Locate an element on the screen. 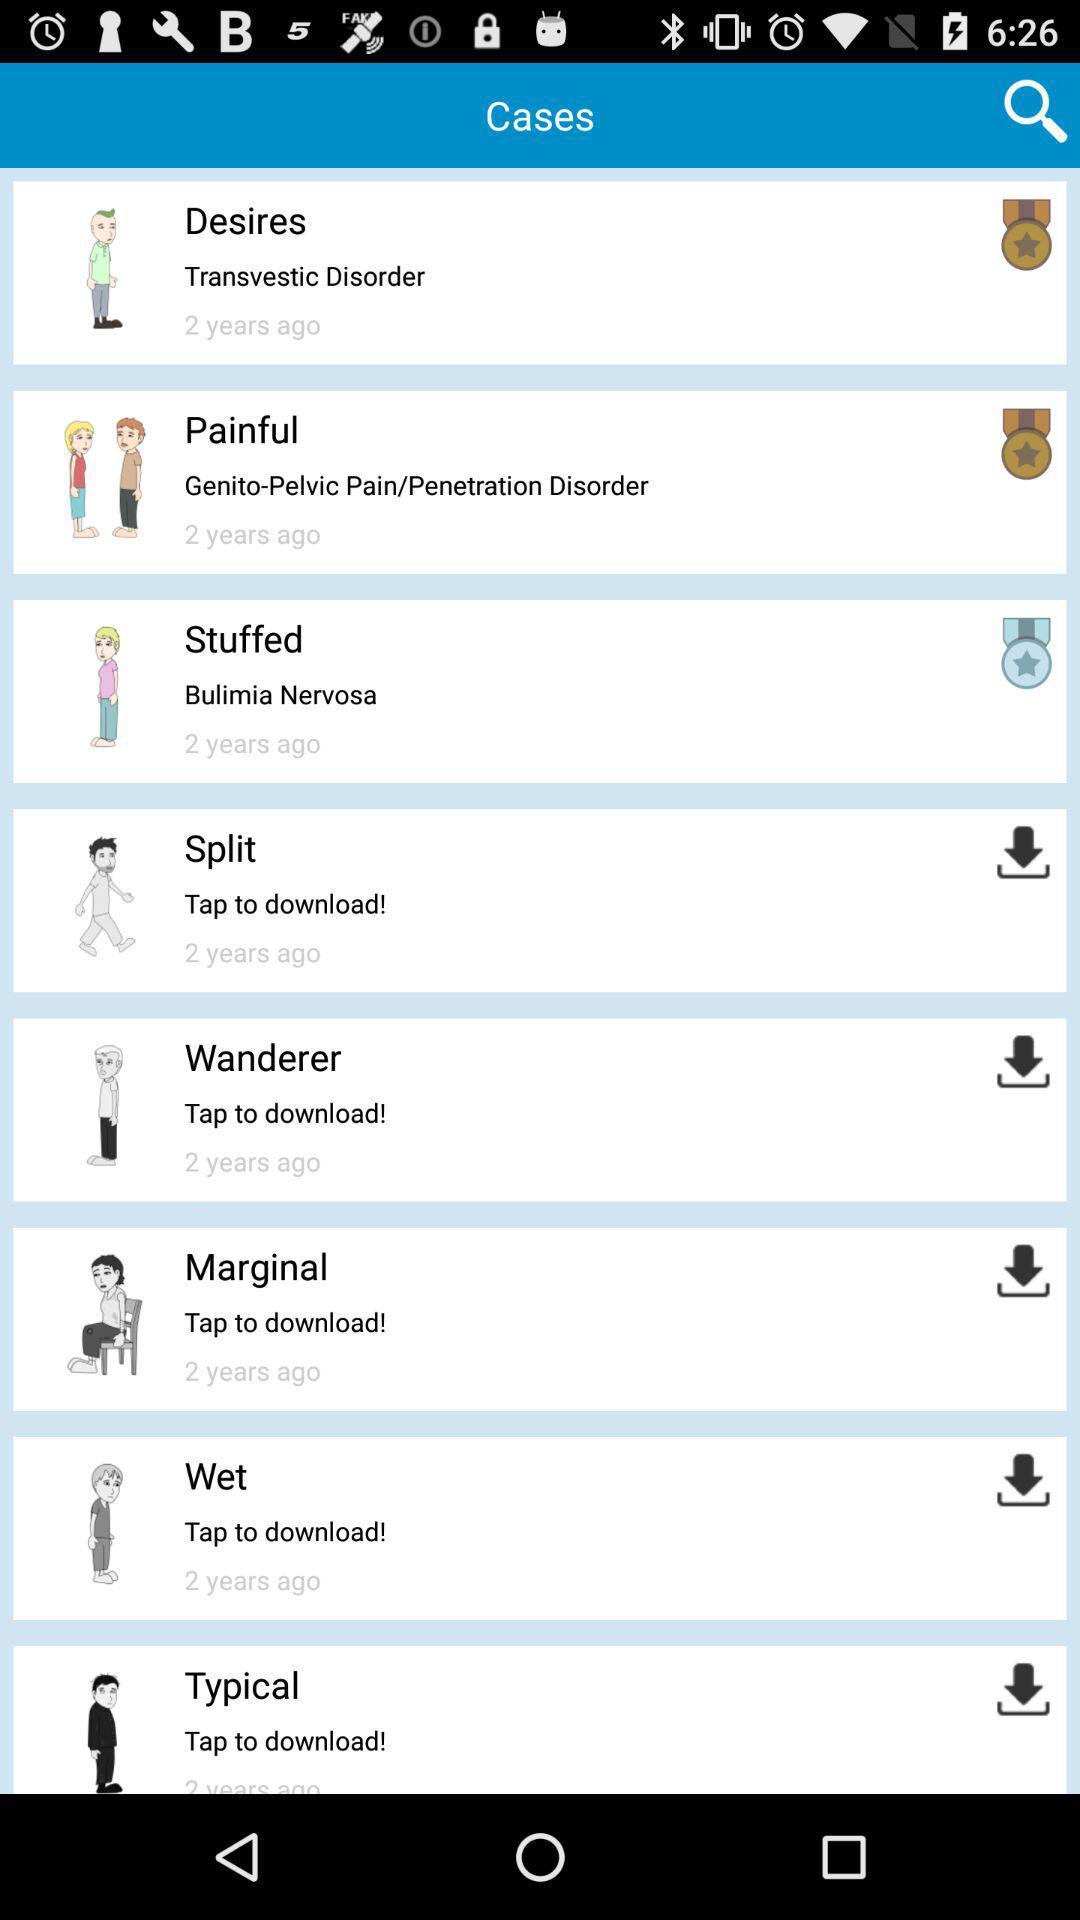 The height and width of the screenshot is (1920, 1080). item below desires app is located at coordinates (304, 274).